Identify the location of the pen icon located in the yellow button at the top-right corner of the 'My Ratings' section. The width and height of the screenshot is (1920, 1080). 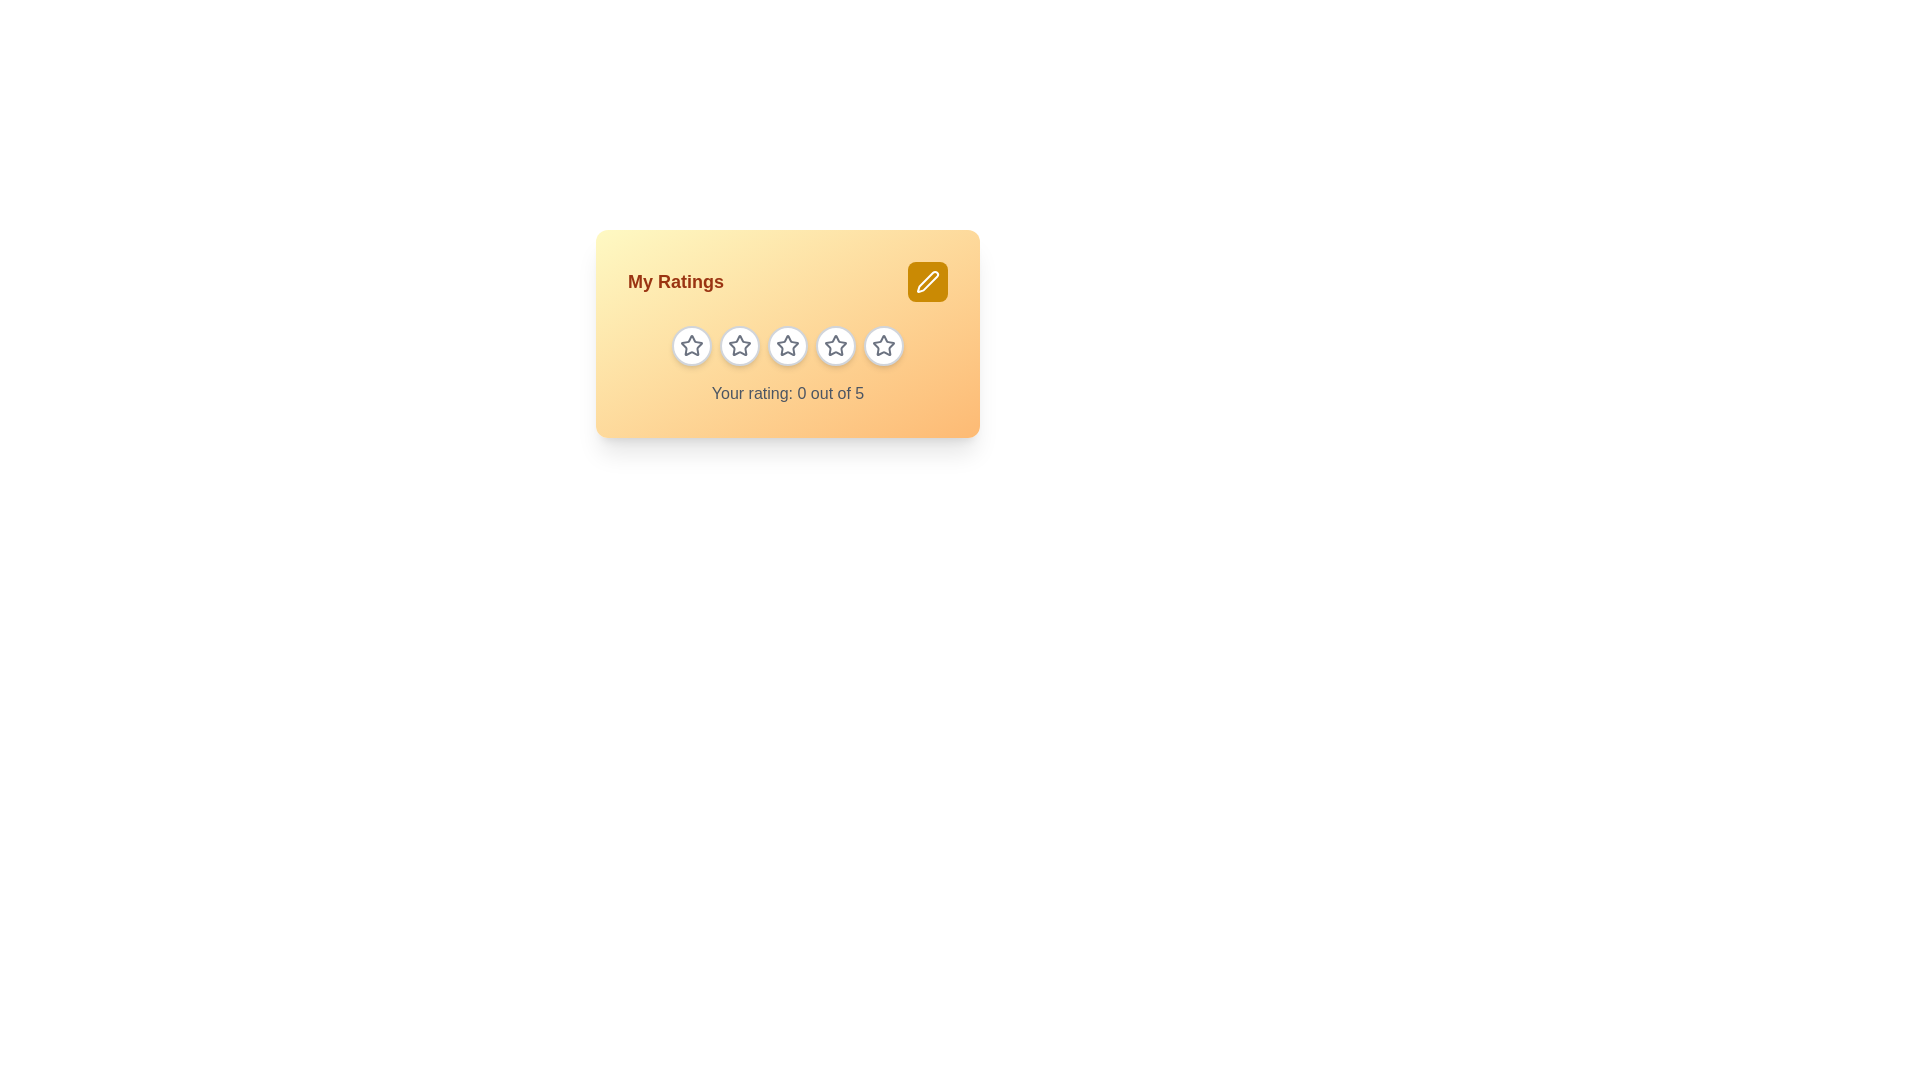
(926, 281).